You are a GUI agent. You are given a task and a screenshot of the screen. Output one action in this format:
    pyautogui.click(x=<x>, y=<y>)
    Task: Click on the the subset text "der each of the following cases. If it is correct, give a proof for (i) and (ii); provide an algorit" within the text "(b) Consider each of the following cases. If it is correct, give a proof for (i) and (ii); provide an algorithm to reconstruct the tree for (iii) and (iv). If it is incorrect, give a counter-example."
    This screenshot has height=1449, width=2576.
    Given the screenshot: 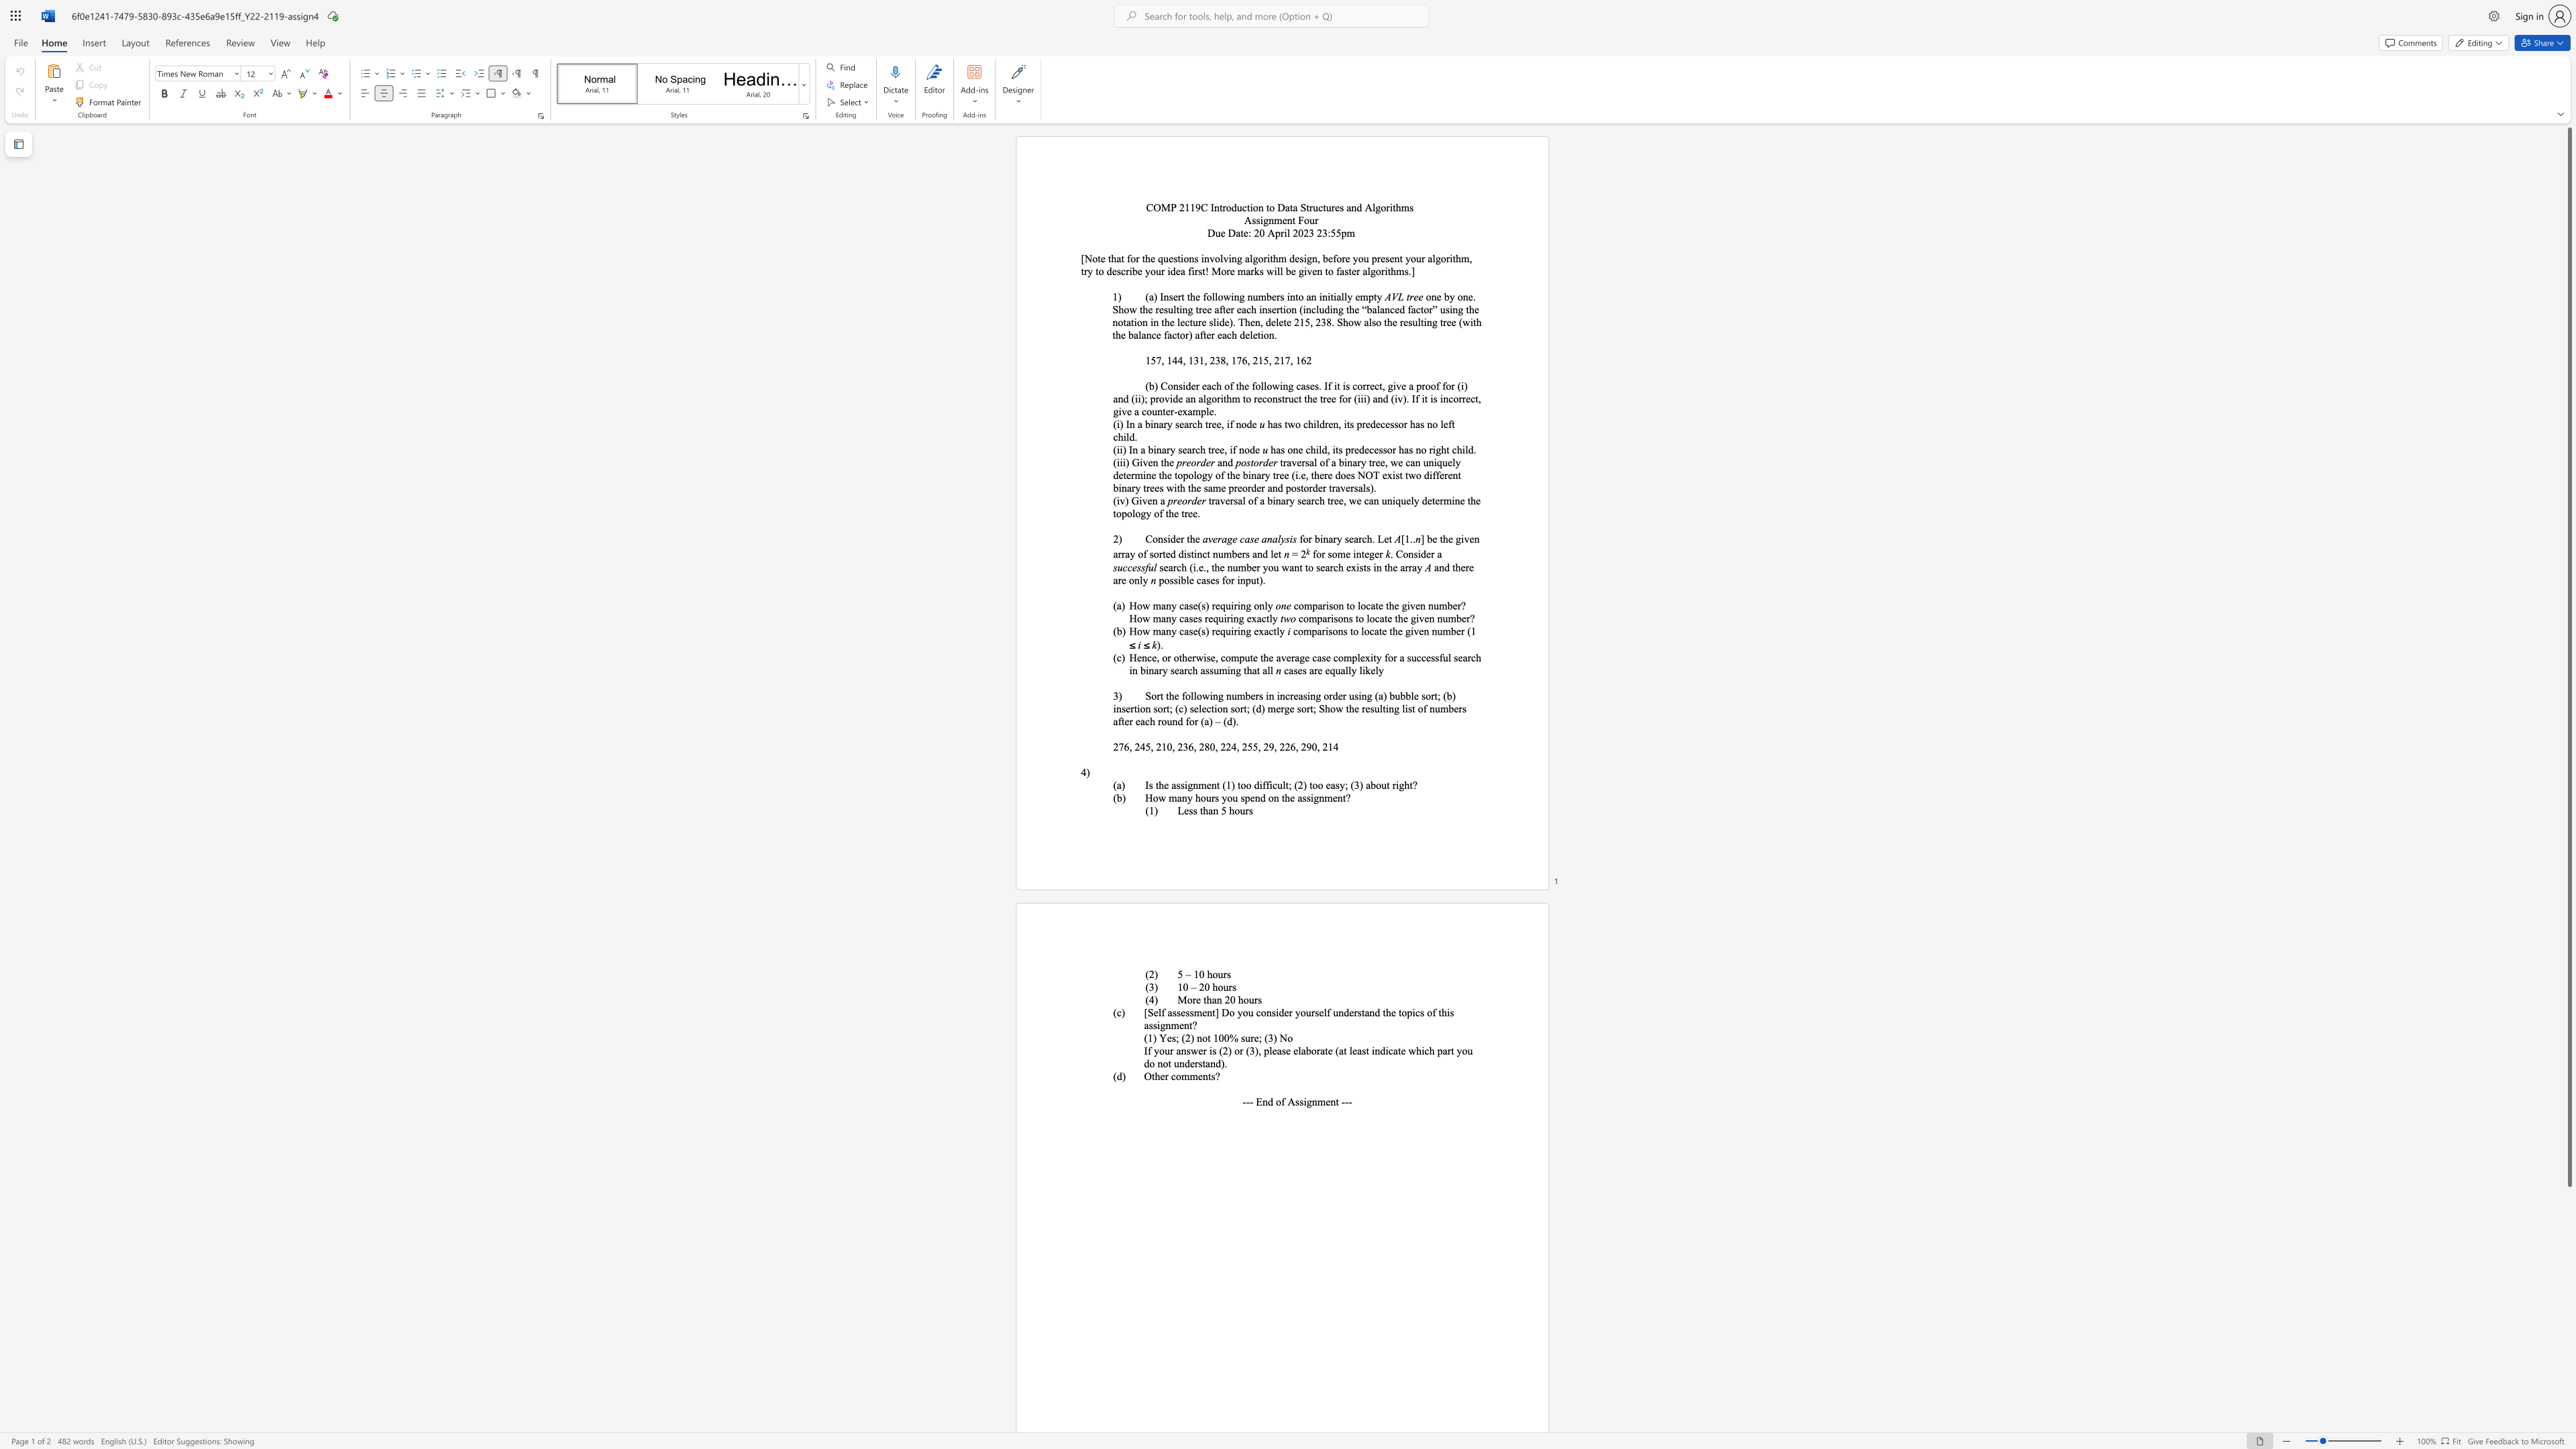 What is the action you would take?
    pyautogui.click(x=1185, y=386)
    